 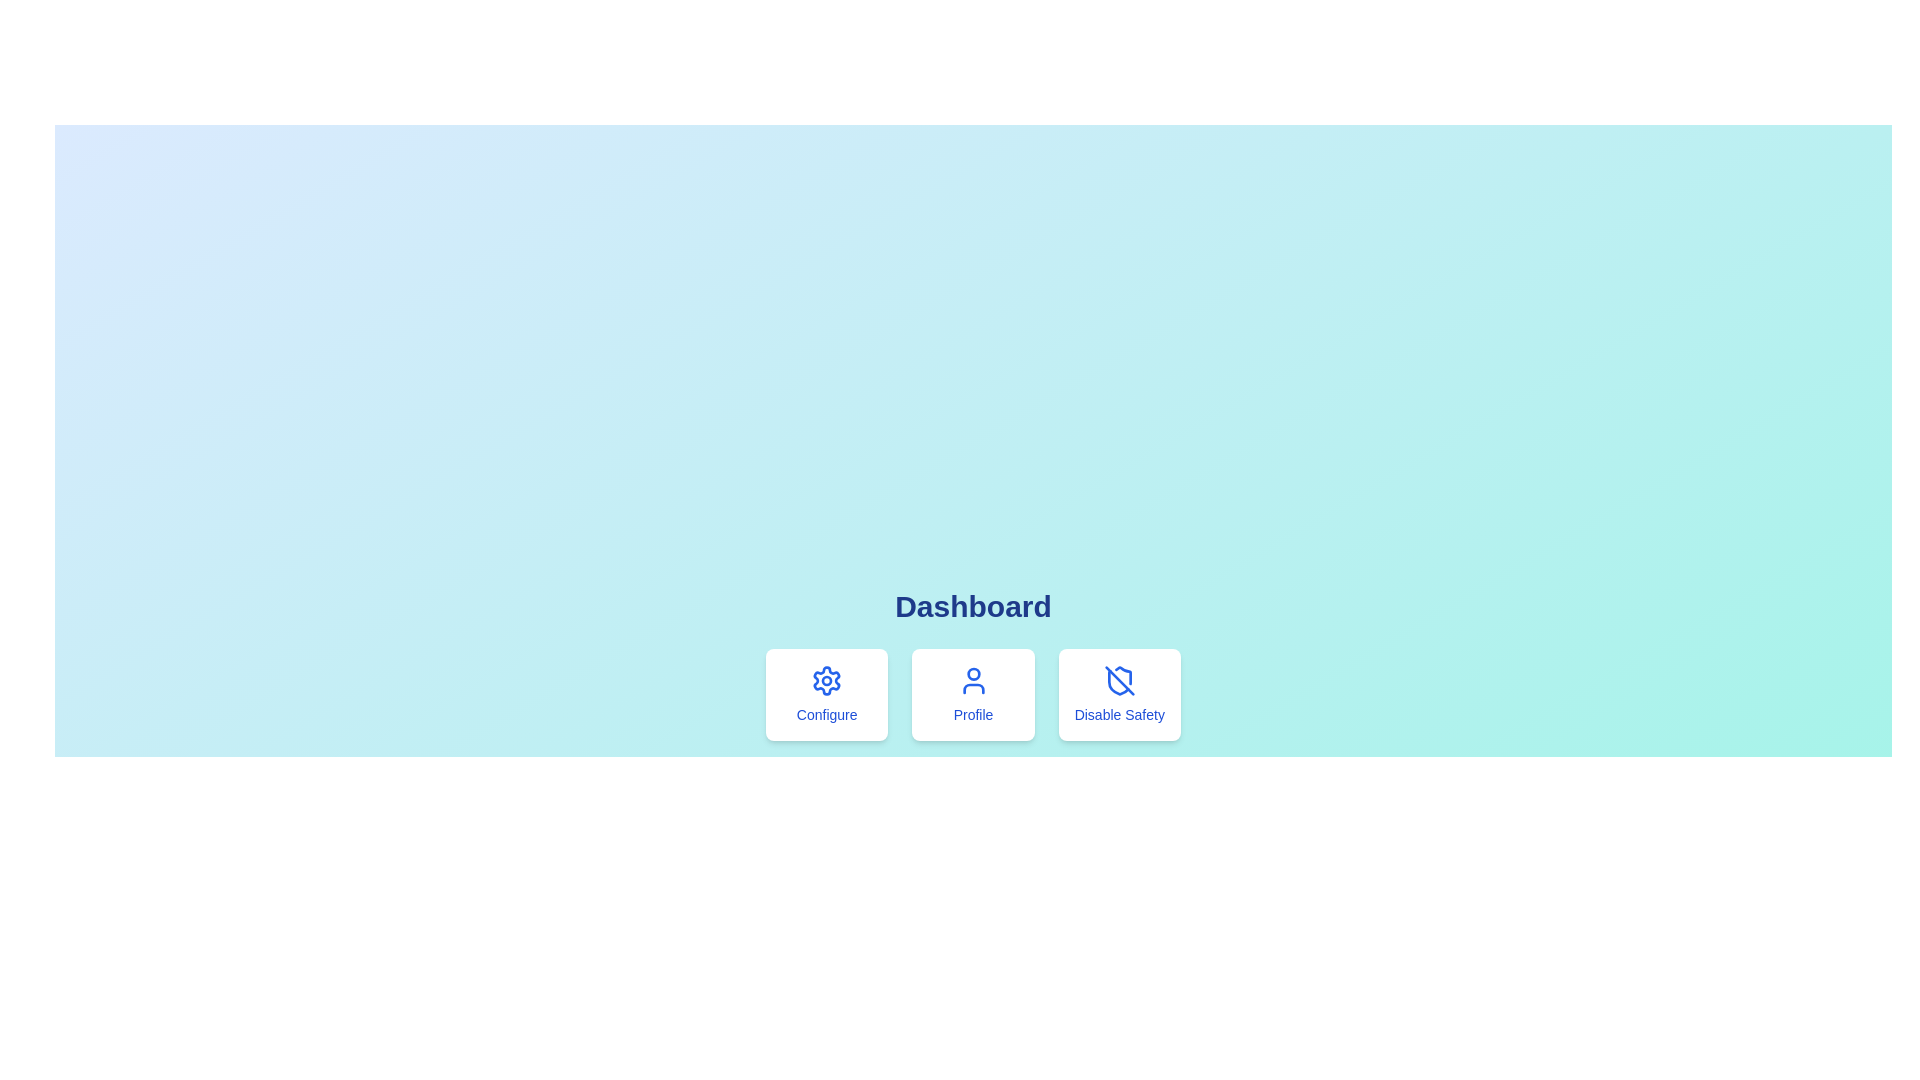 I want to click on the graphical settings icon located in the middle row of the main interface, so click(x=826, y=680).